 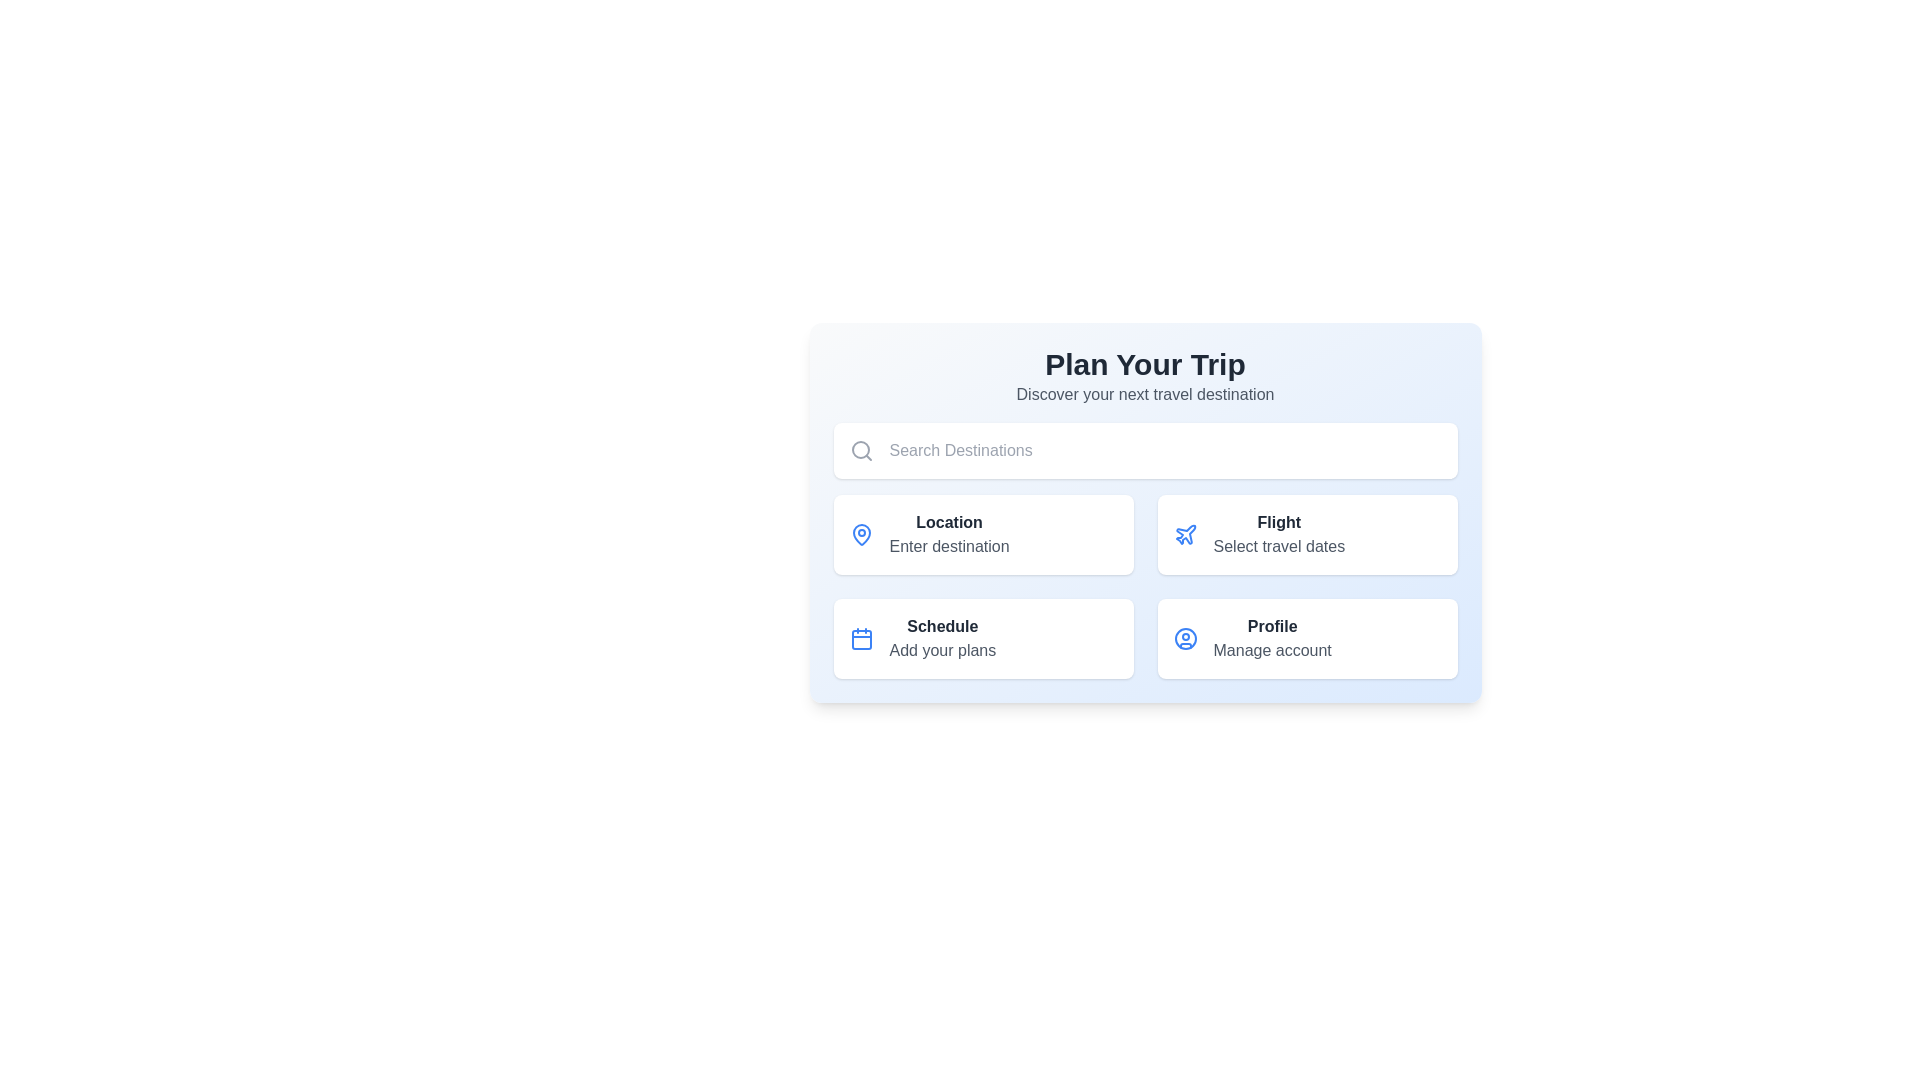 What do you see at coordinates (1307, 534) in the screenshot?
I see `the flight selection Card element located in the upper right of the section containing four cards, specifically in the second column of the first row to initiate flight selection` at bounding box center [1307, 534].